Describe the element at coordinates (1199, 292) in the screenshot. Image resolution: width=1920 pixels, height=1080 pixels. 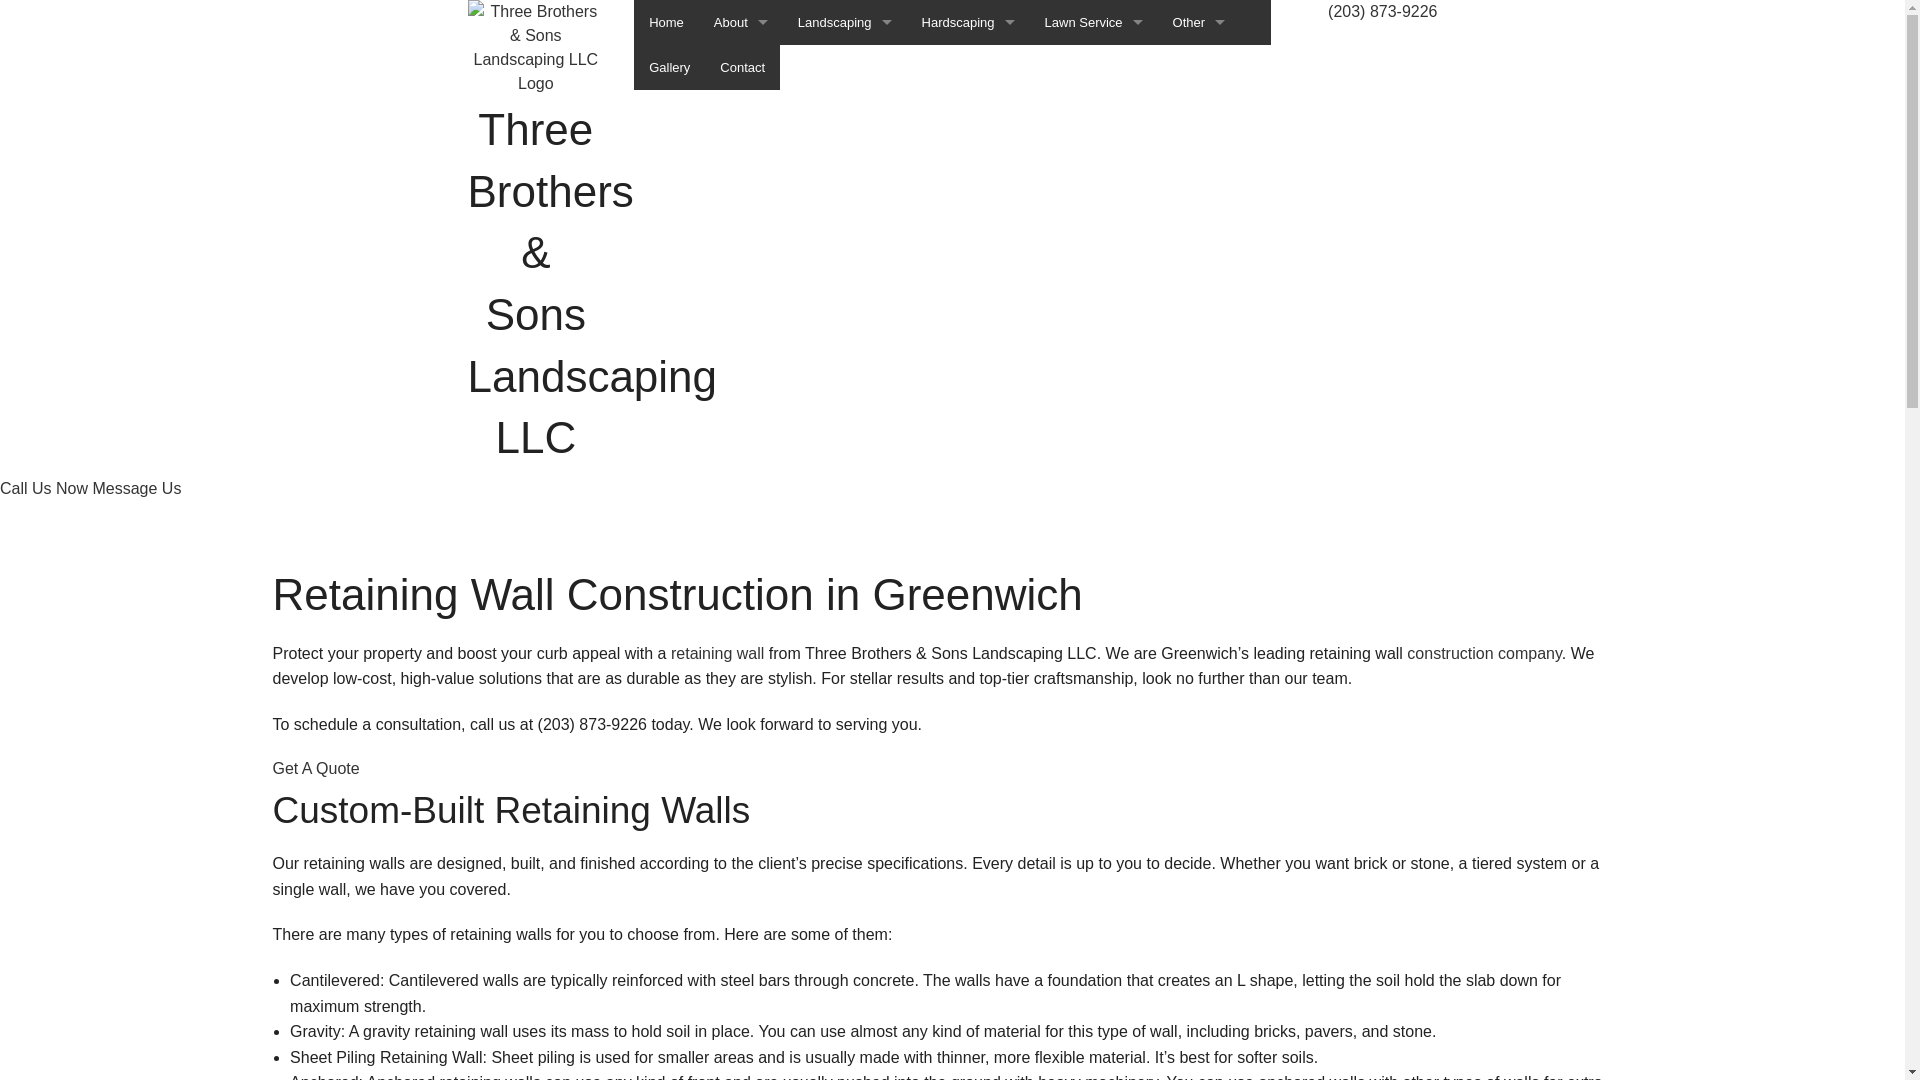
I see `'Shrubs and Hedges'` at that location.